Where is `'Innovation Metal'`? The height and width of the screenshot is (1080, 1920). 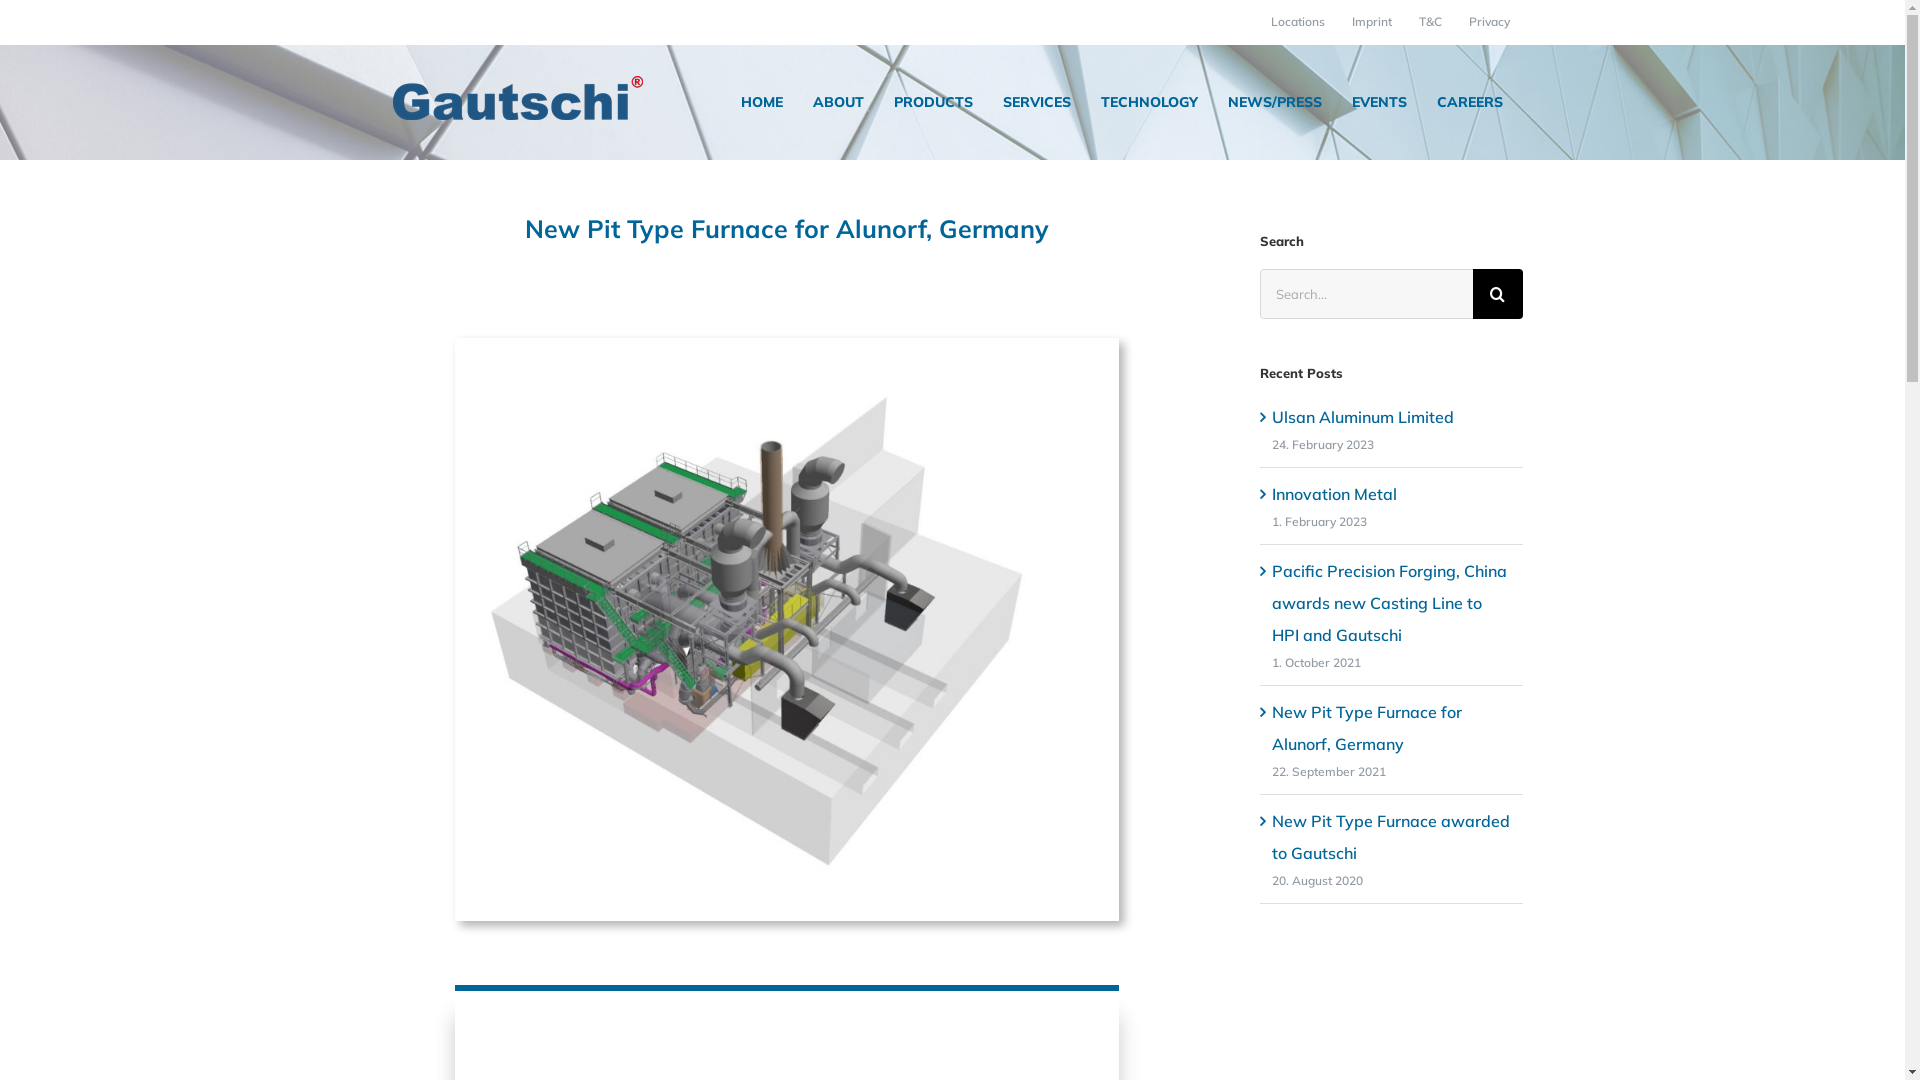
'Innovation Metal' is located at coordinates (1334, 493).